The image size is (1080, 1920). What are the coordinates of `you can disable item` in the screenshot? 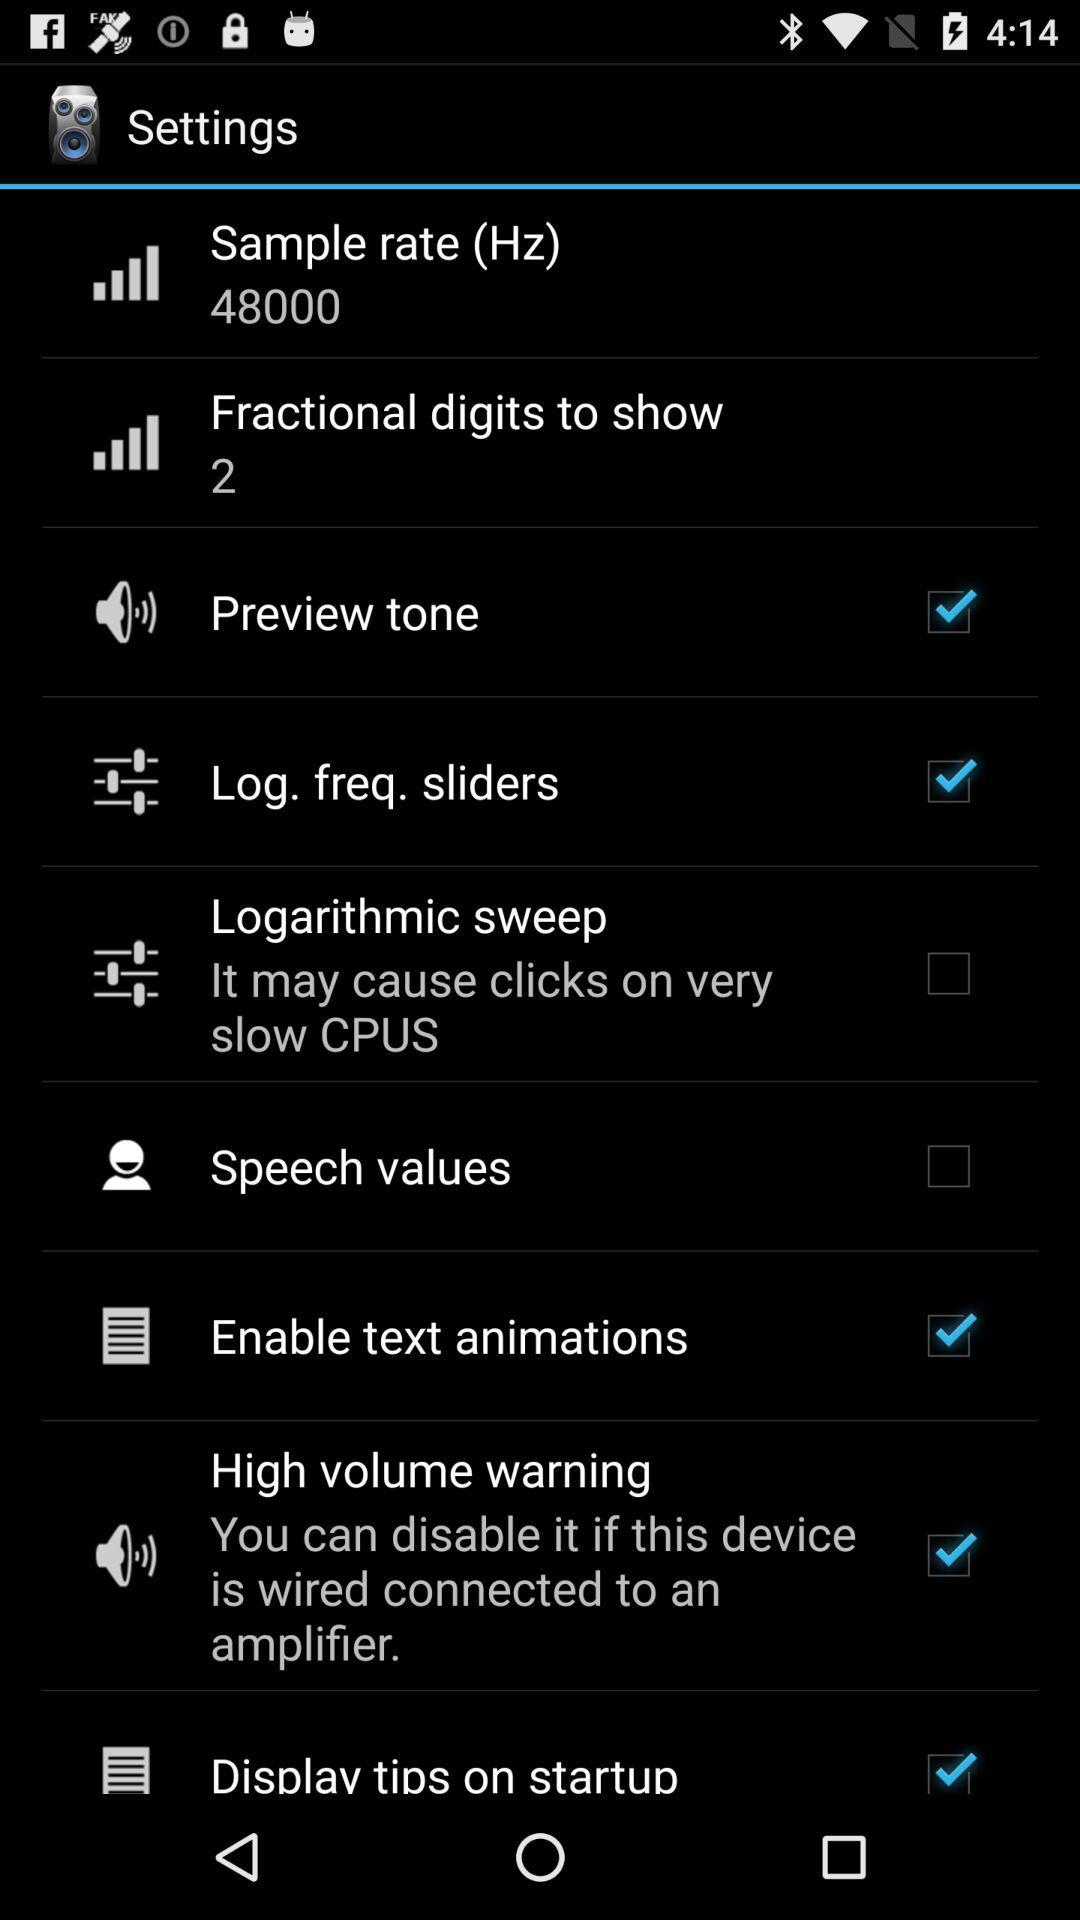 It's located at (536, 1586).